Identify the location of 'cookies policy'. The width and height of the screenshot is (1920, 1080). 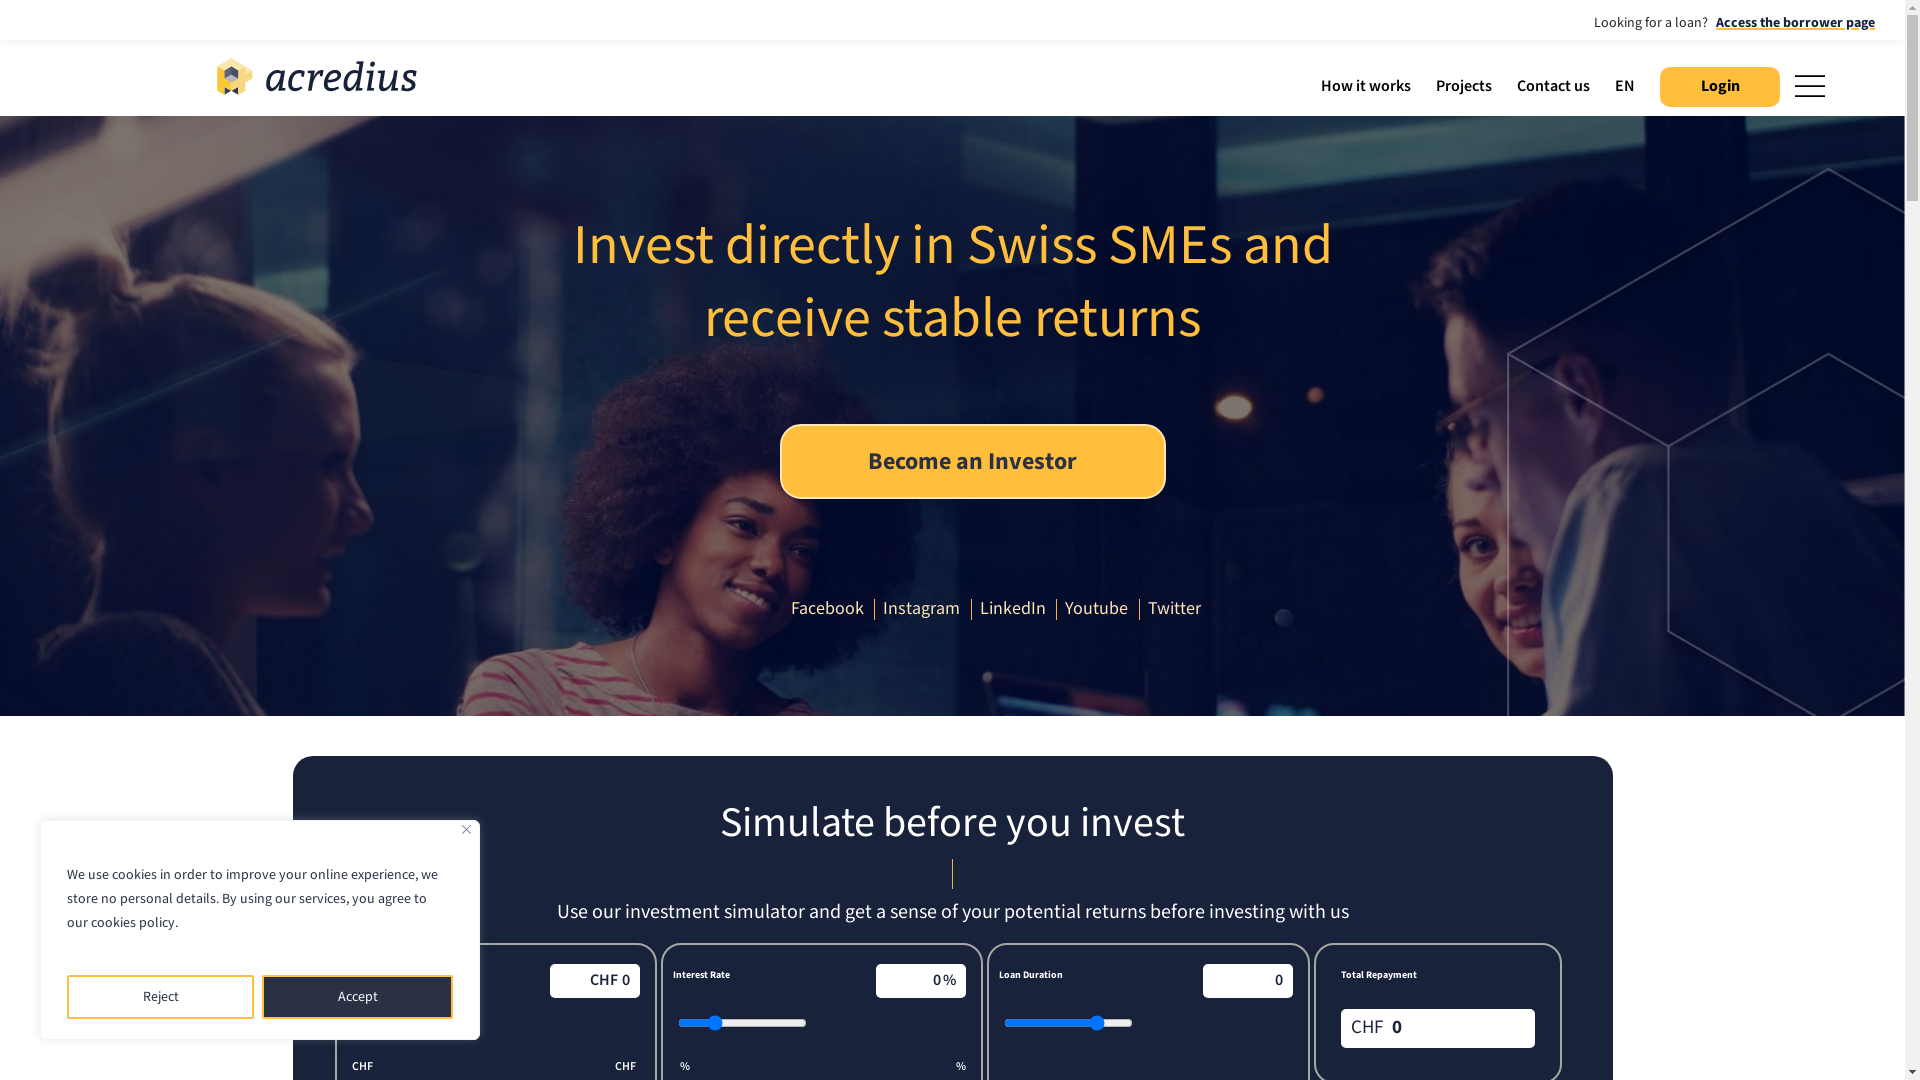
(132, 922).